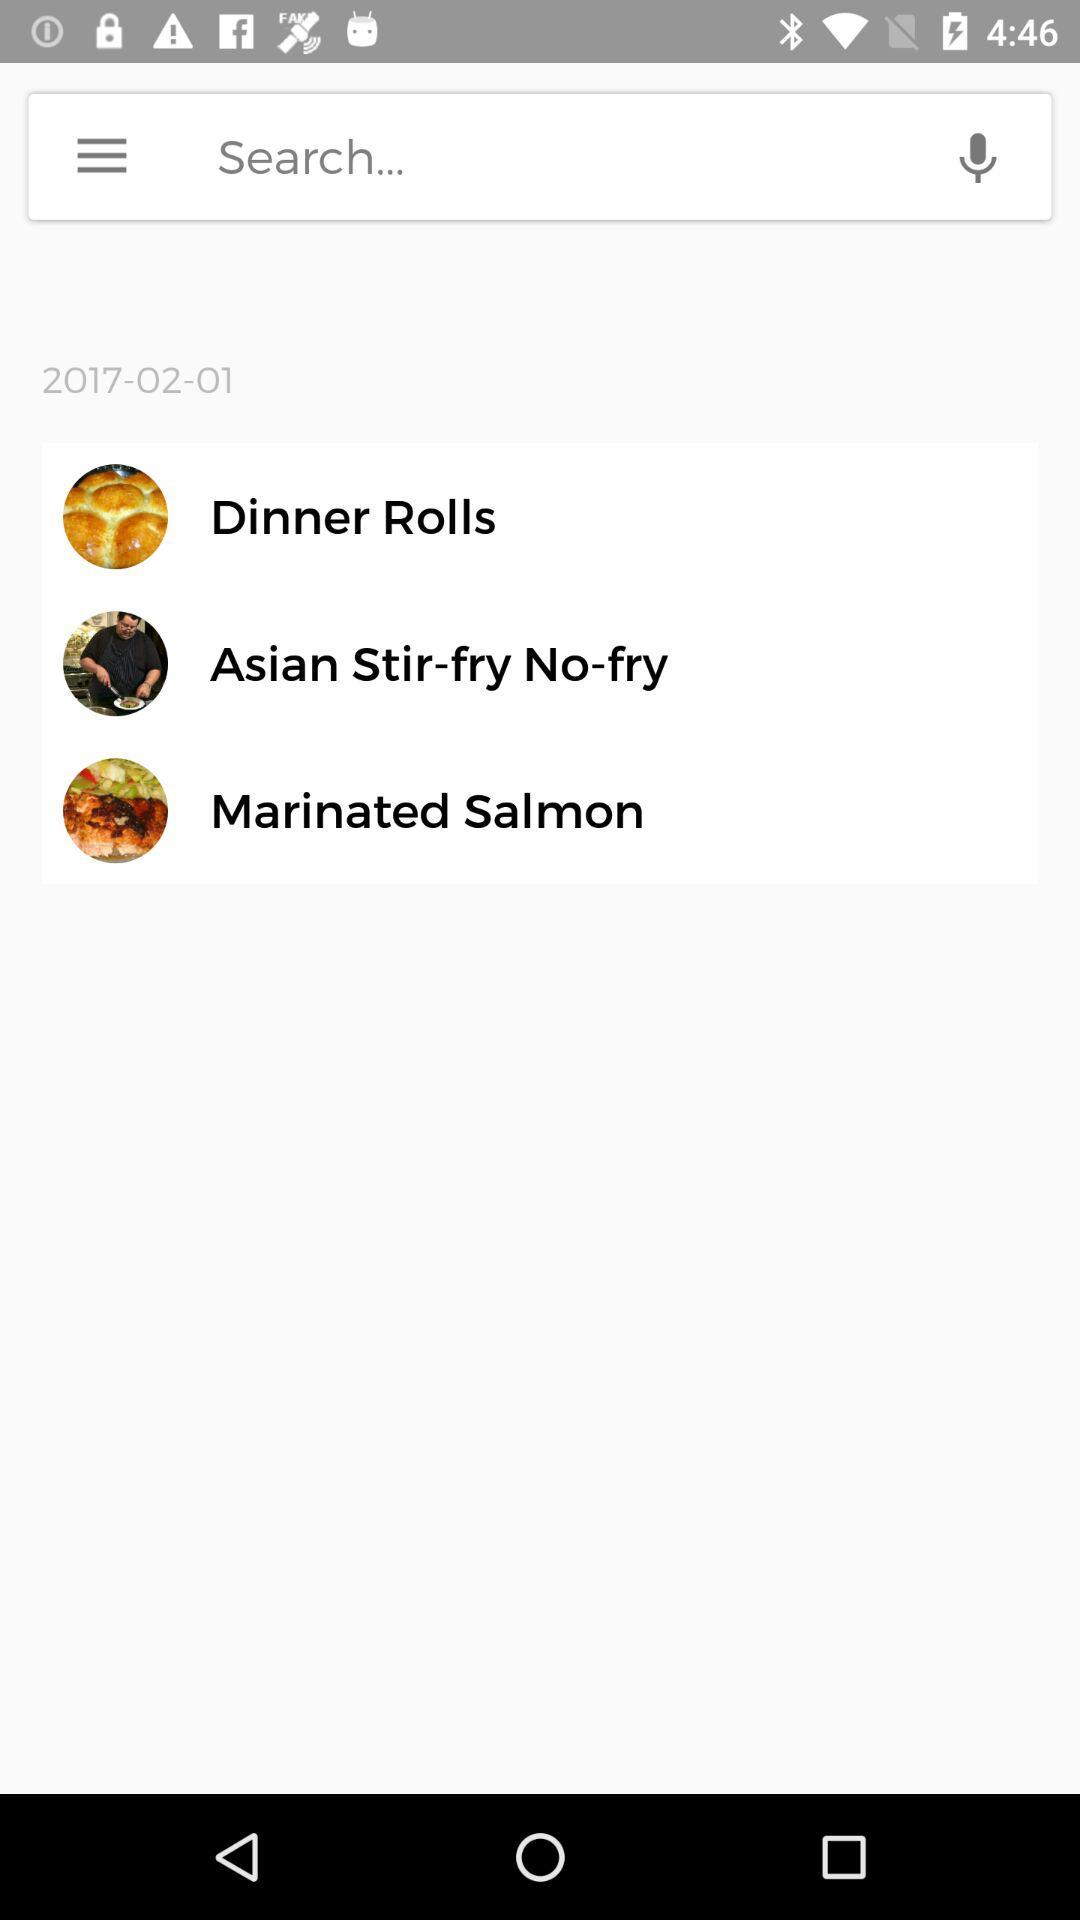  What do you see at coordinates (634, 155) in the screenshot?
I see `search bar` at bounding box center [634, 155].